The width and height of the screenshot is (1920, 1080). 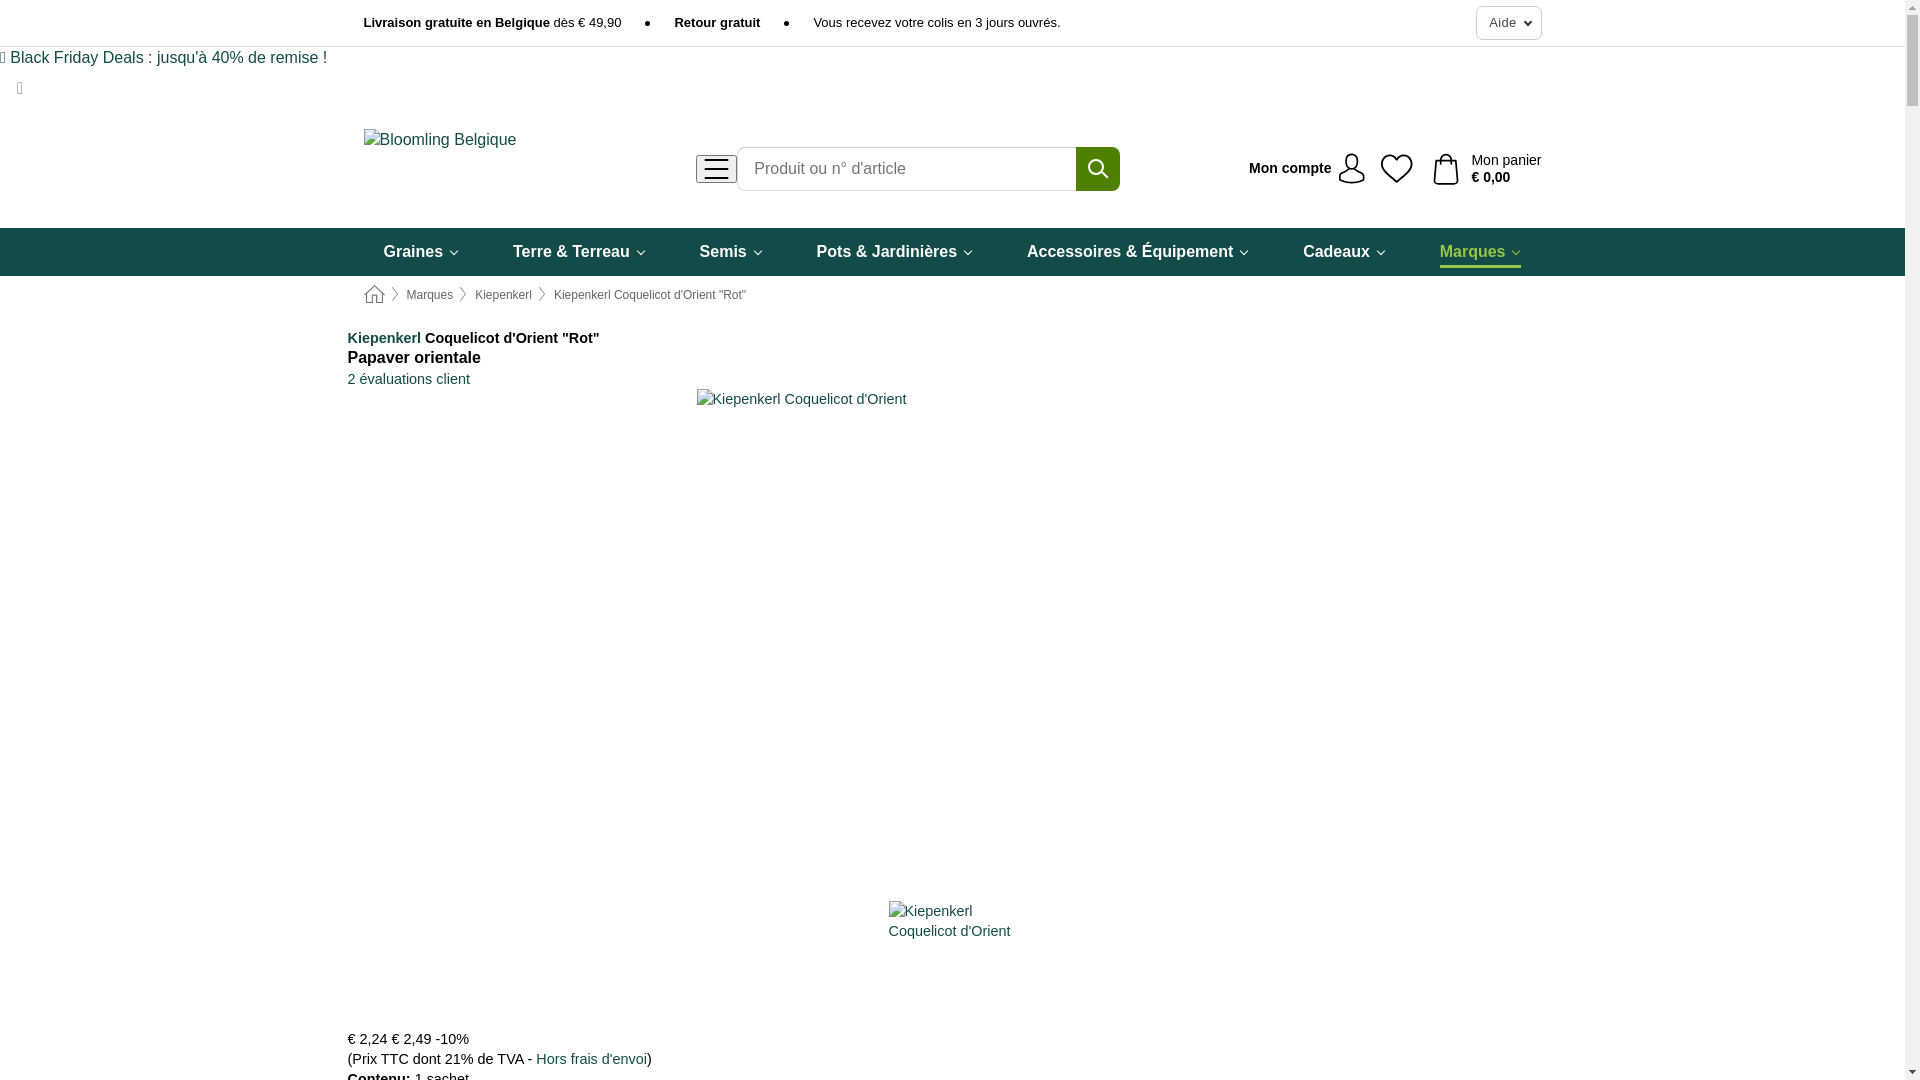 I want to click on 'Page d'accueil', so click(x=374, y=294).